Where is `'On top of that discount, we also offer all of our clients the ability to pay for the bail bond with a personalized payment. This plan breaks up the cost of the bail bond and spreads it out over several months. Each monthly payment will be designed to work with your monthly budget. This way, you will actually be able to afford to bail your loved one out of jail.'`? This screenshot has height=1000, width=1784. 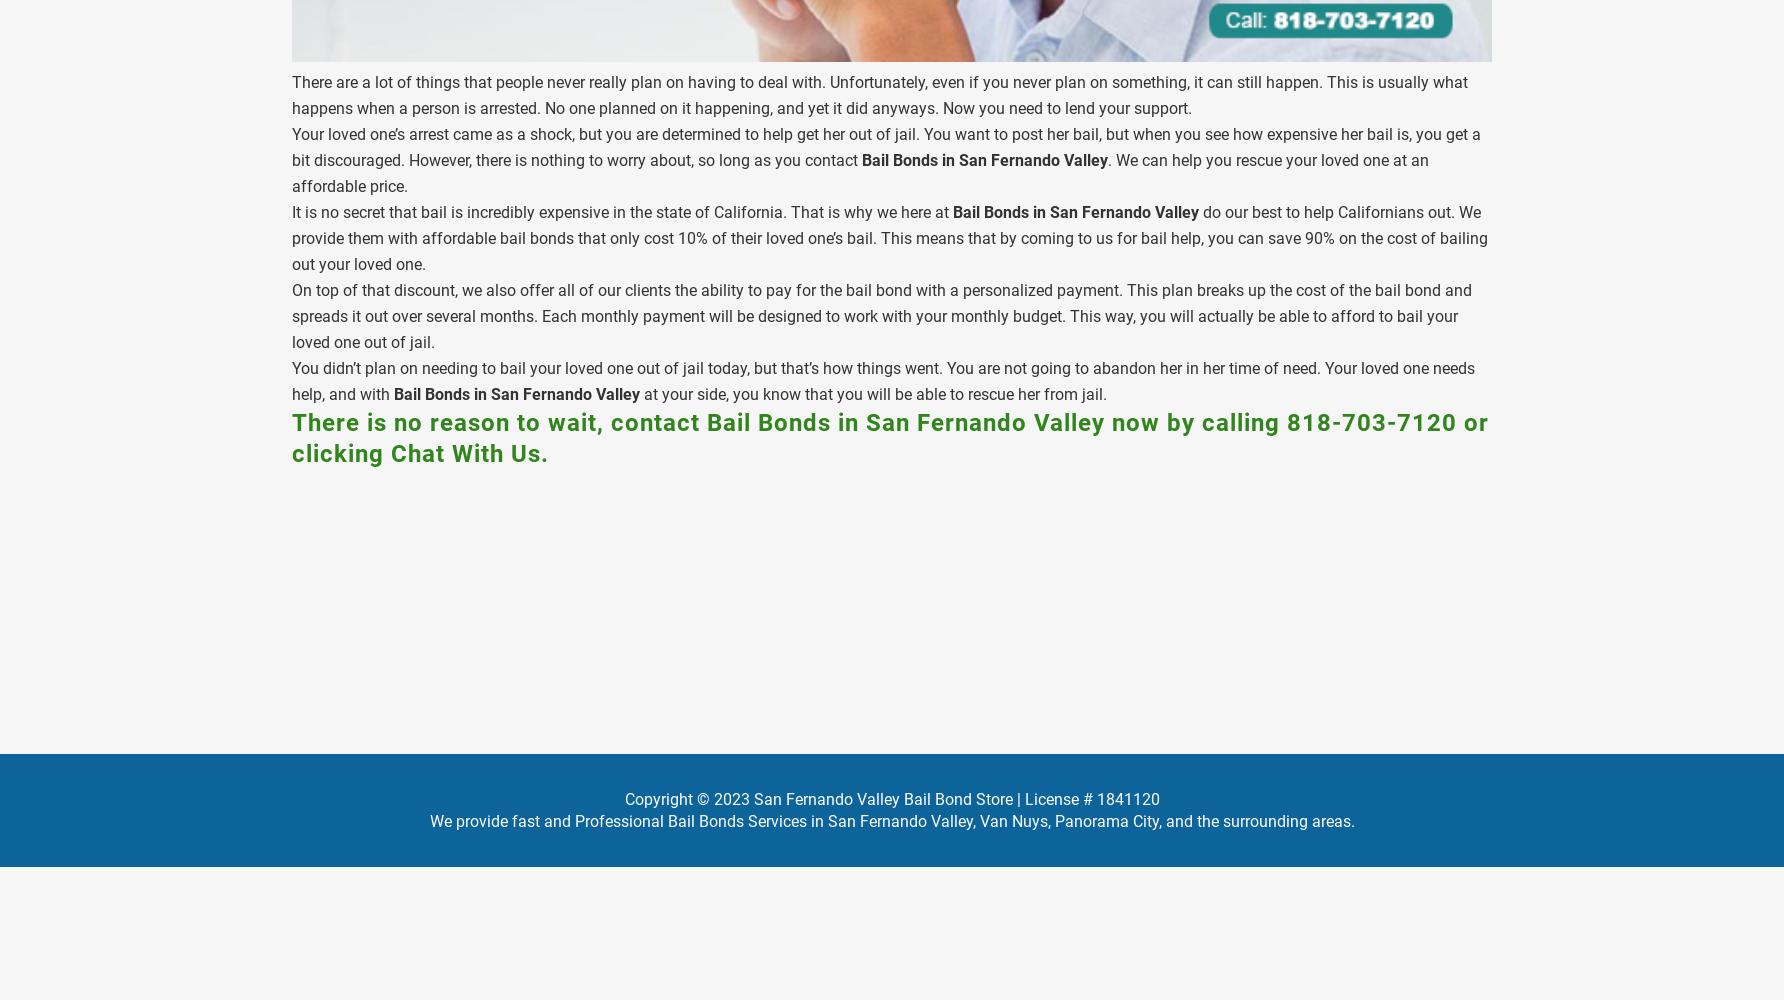
'On top of that discount, we also offer all of our clients the ability to pay for the bail bond with a personalized payment. This plan breaks up the cost of the bail bond and spreads it out over several months. Each monthly payment will be designed to work with your monthly budget. This way, you will actually be able to afford to bail your loved one out of jail.' is located at coordinates (881, 314).